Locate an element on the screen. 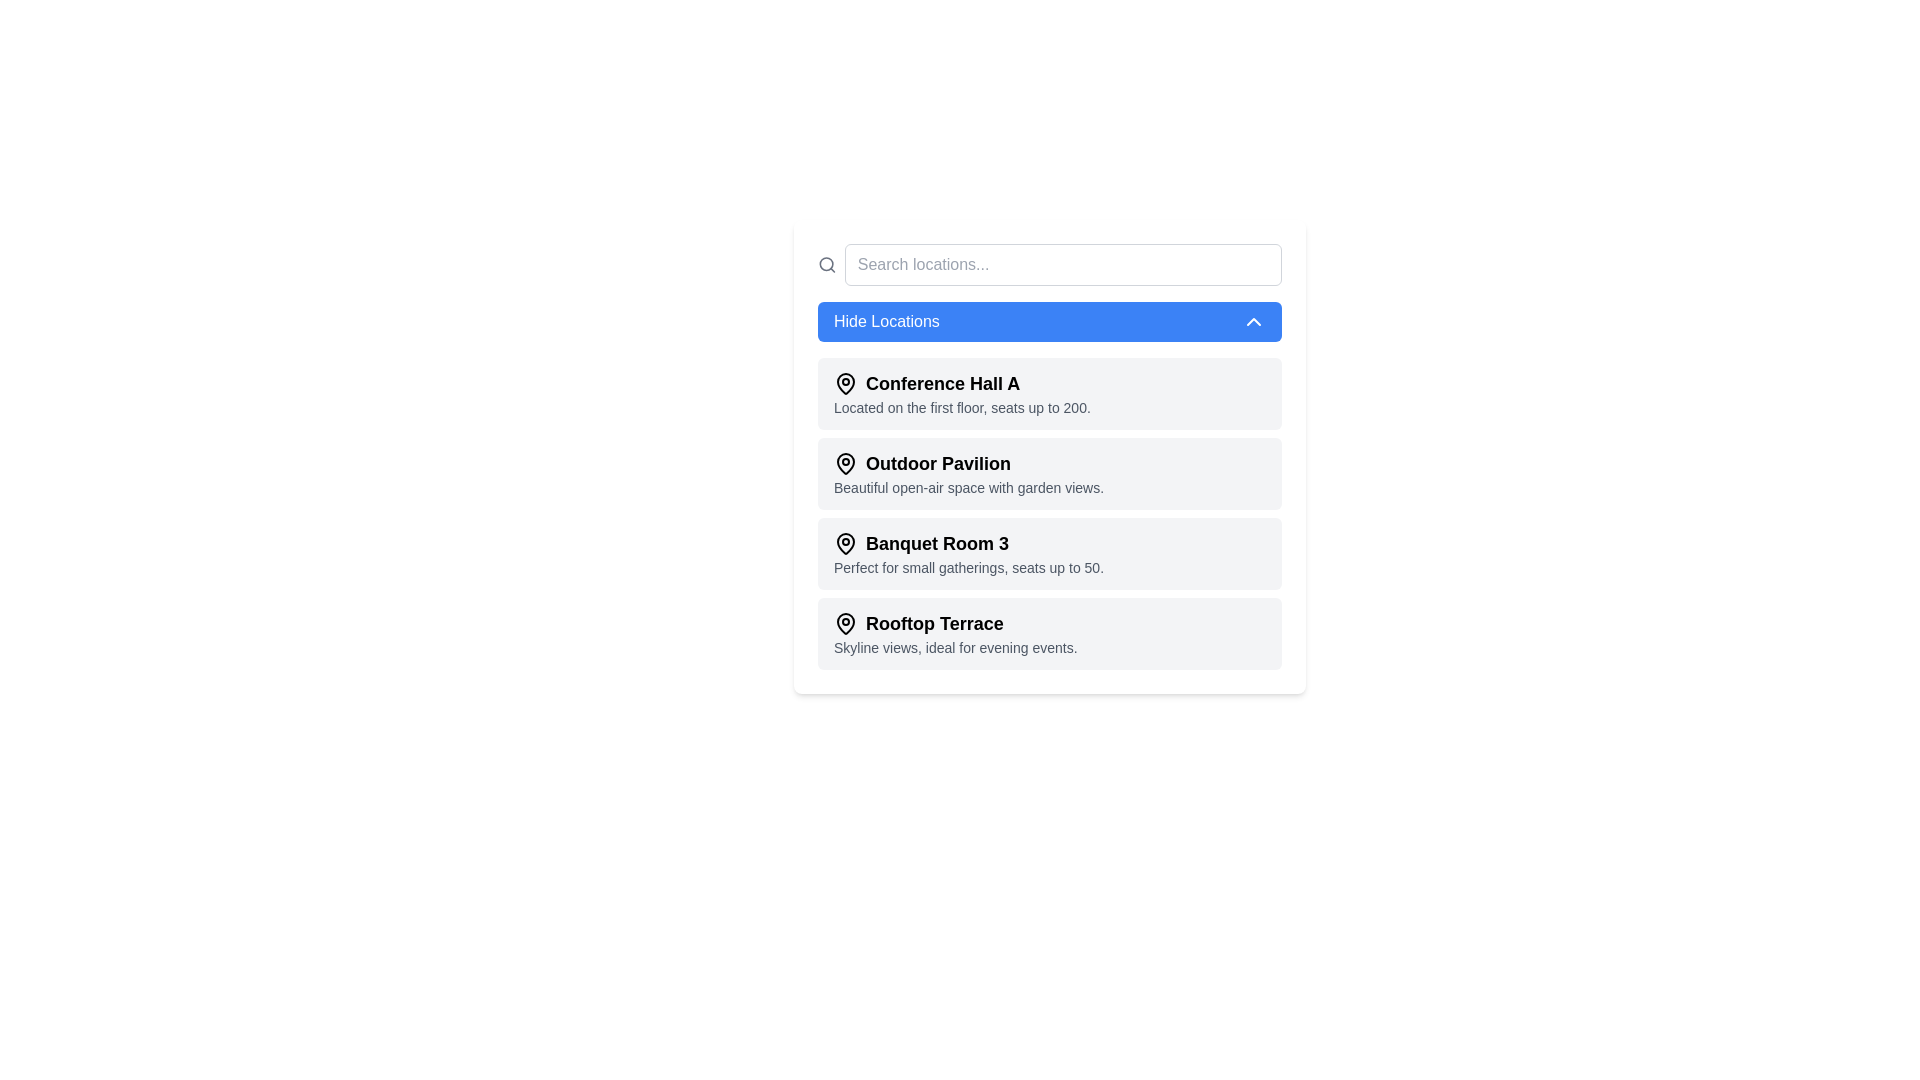 This screenshot has height=1080, width=1920. the icon located on the far-right side of the blue button labeled 'Hide Locations' is located at coordinates (1252, 320).